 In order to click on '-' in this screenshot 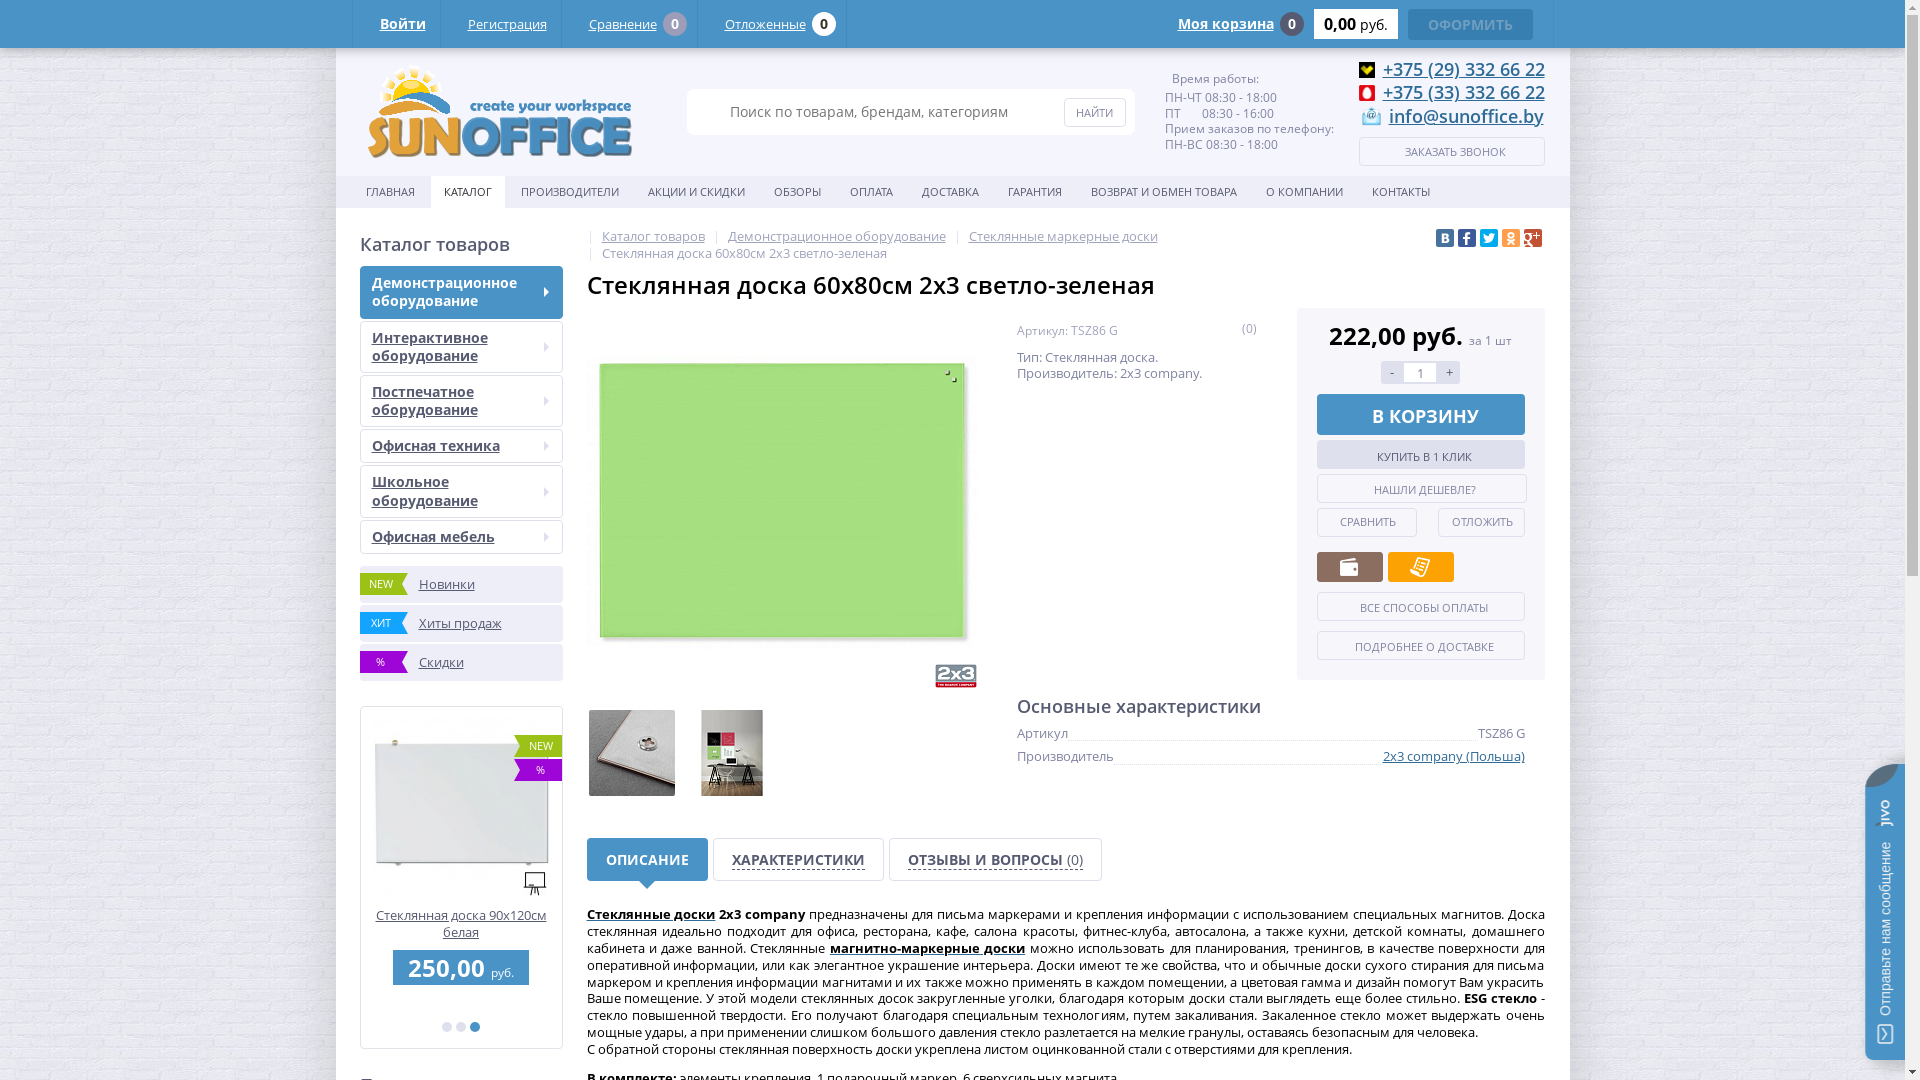, I will do `click(1391, 372)`.